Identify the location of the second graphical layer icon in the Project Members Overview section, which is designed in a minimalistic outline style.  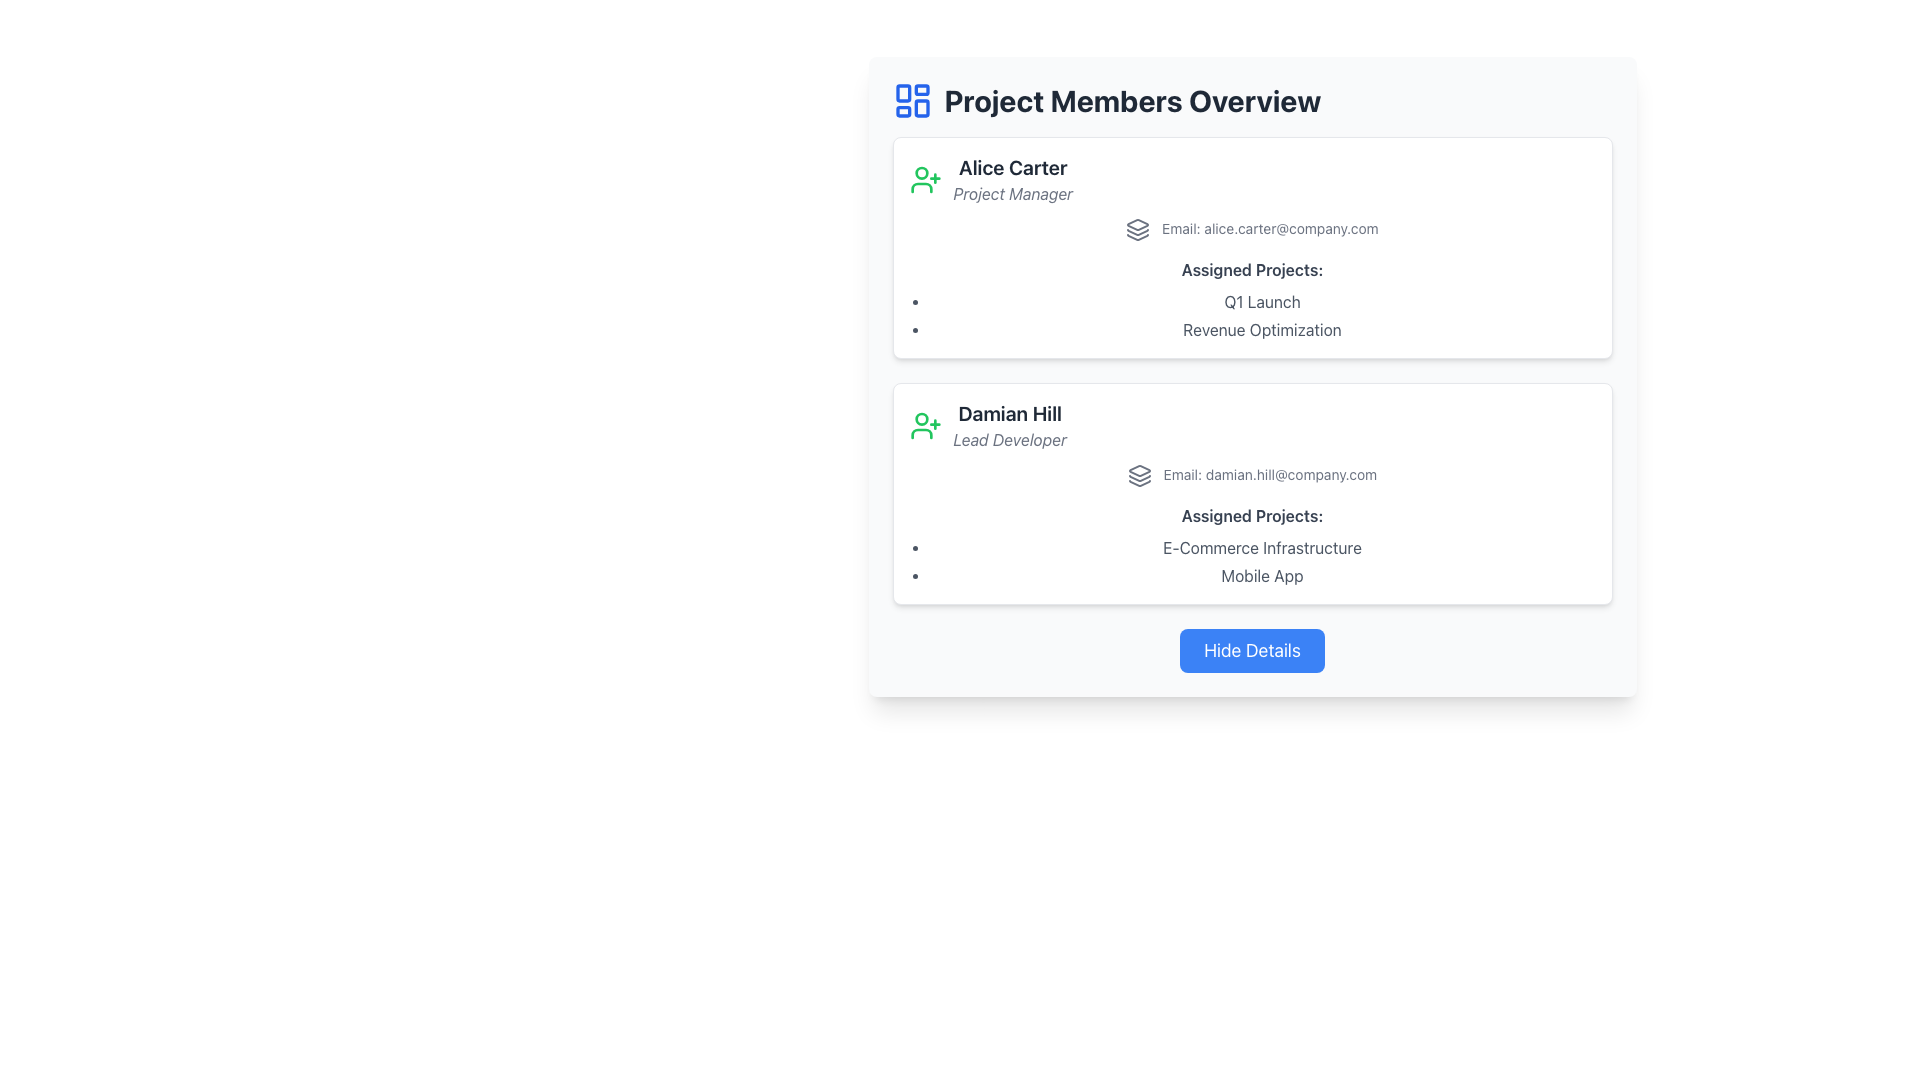
(1138, 231).